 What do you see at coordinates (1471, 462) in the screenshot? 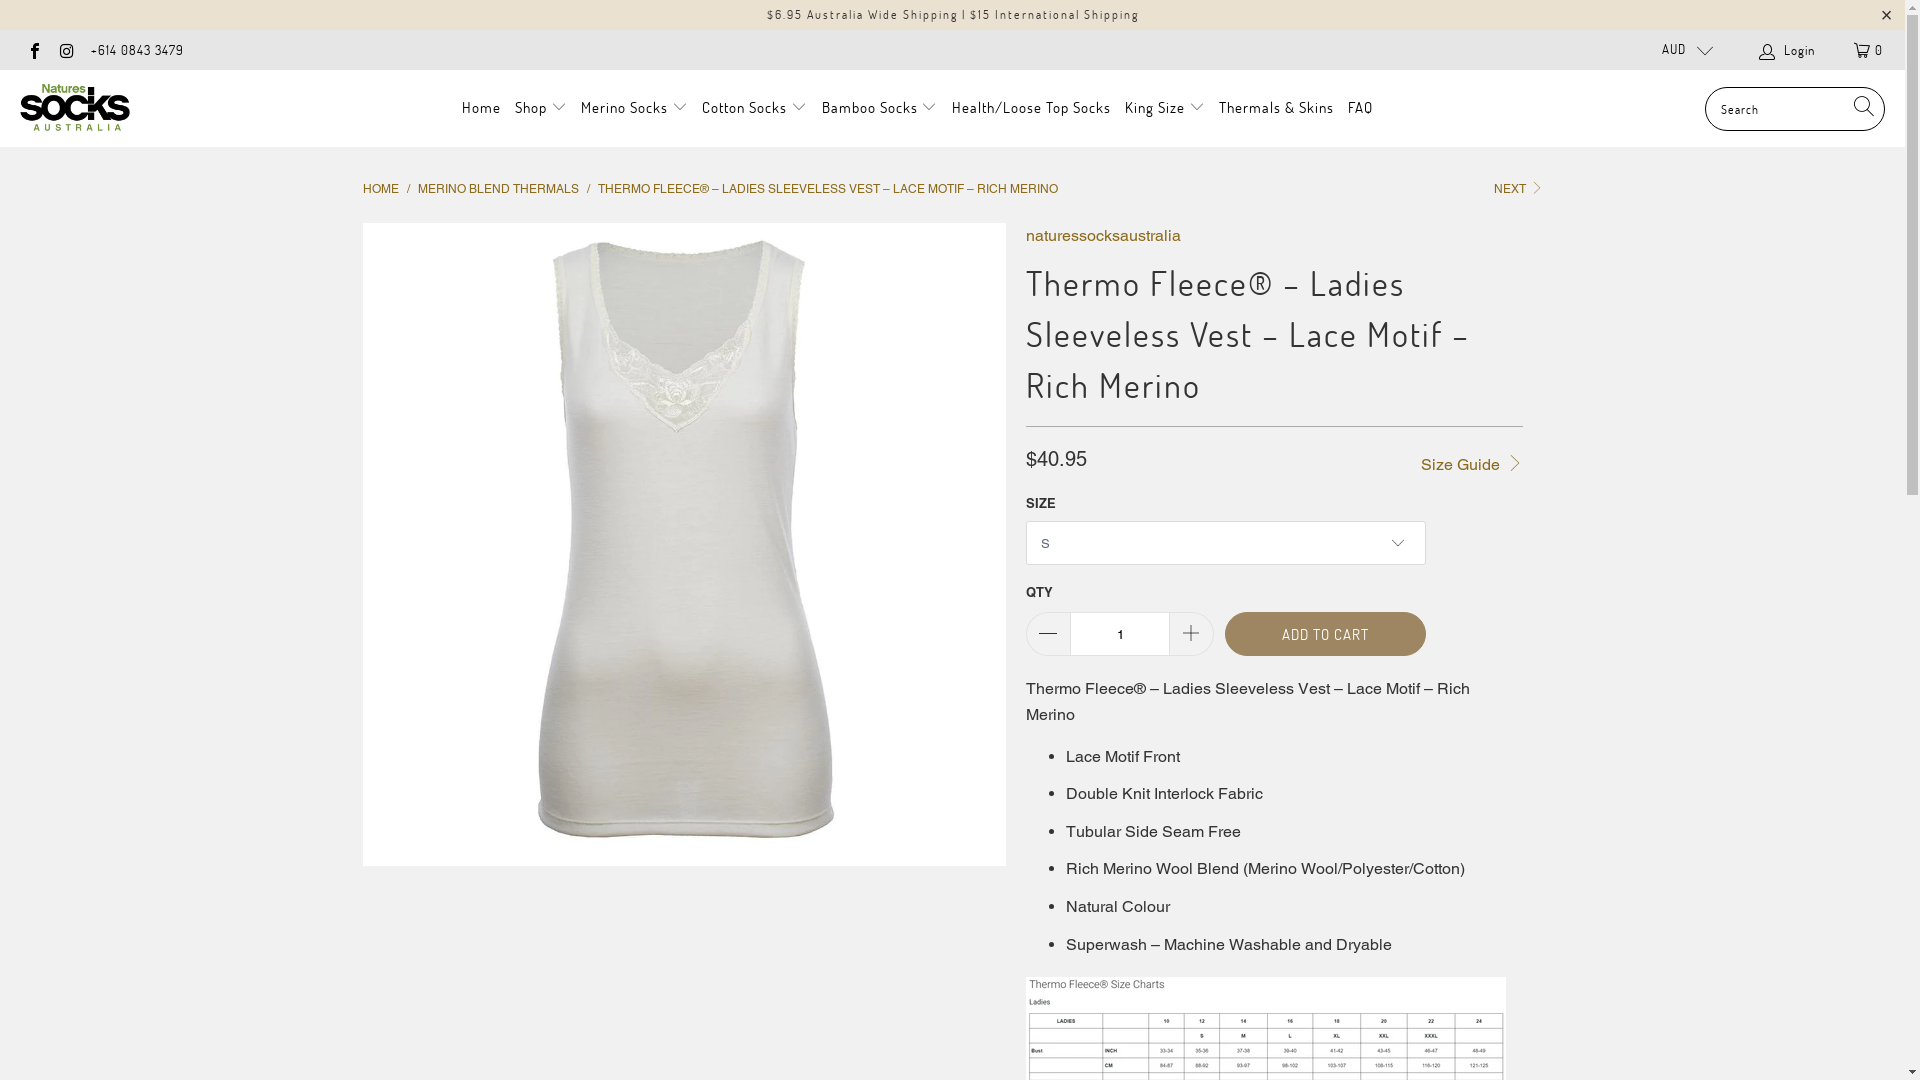
I see `'Size Guide'` at bounding box center [1471, 462].